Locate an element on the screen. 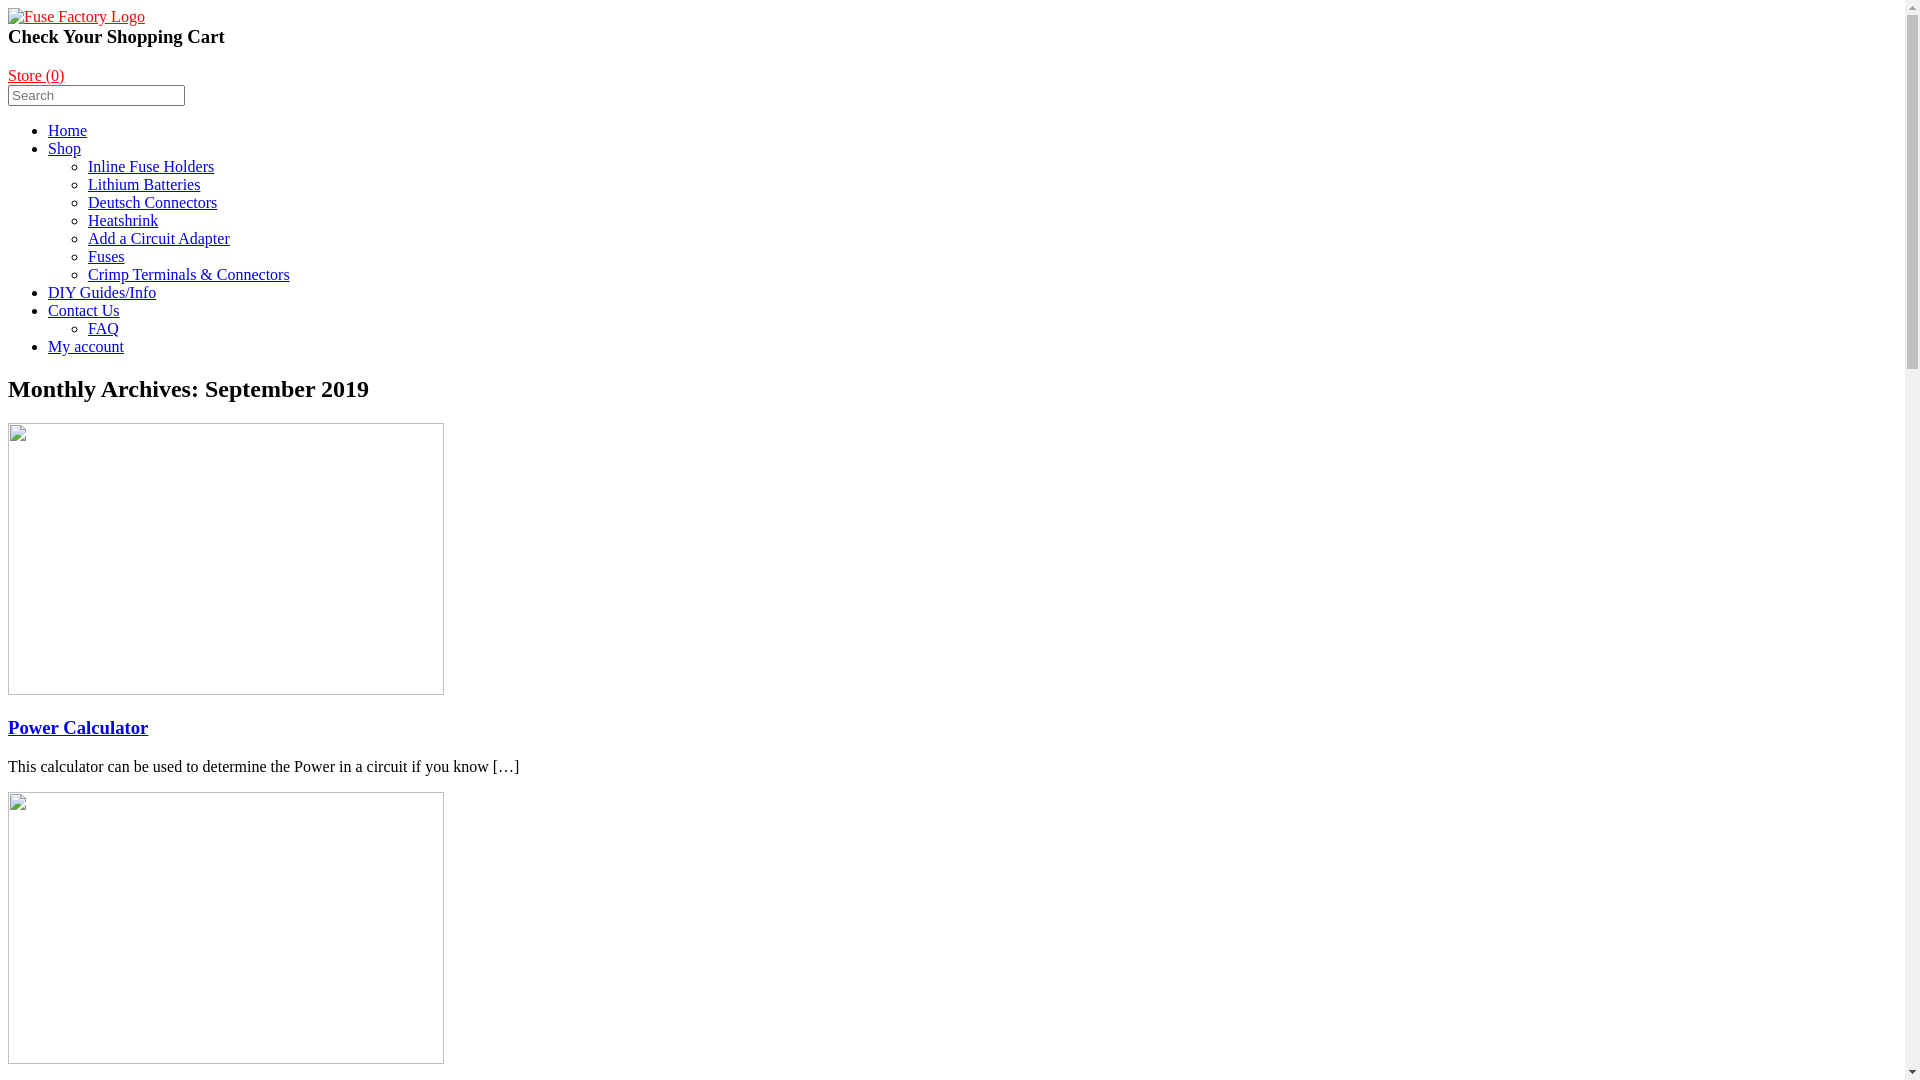  'Add a Circuit Adapter' is located at coordinates (86, 237).